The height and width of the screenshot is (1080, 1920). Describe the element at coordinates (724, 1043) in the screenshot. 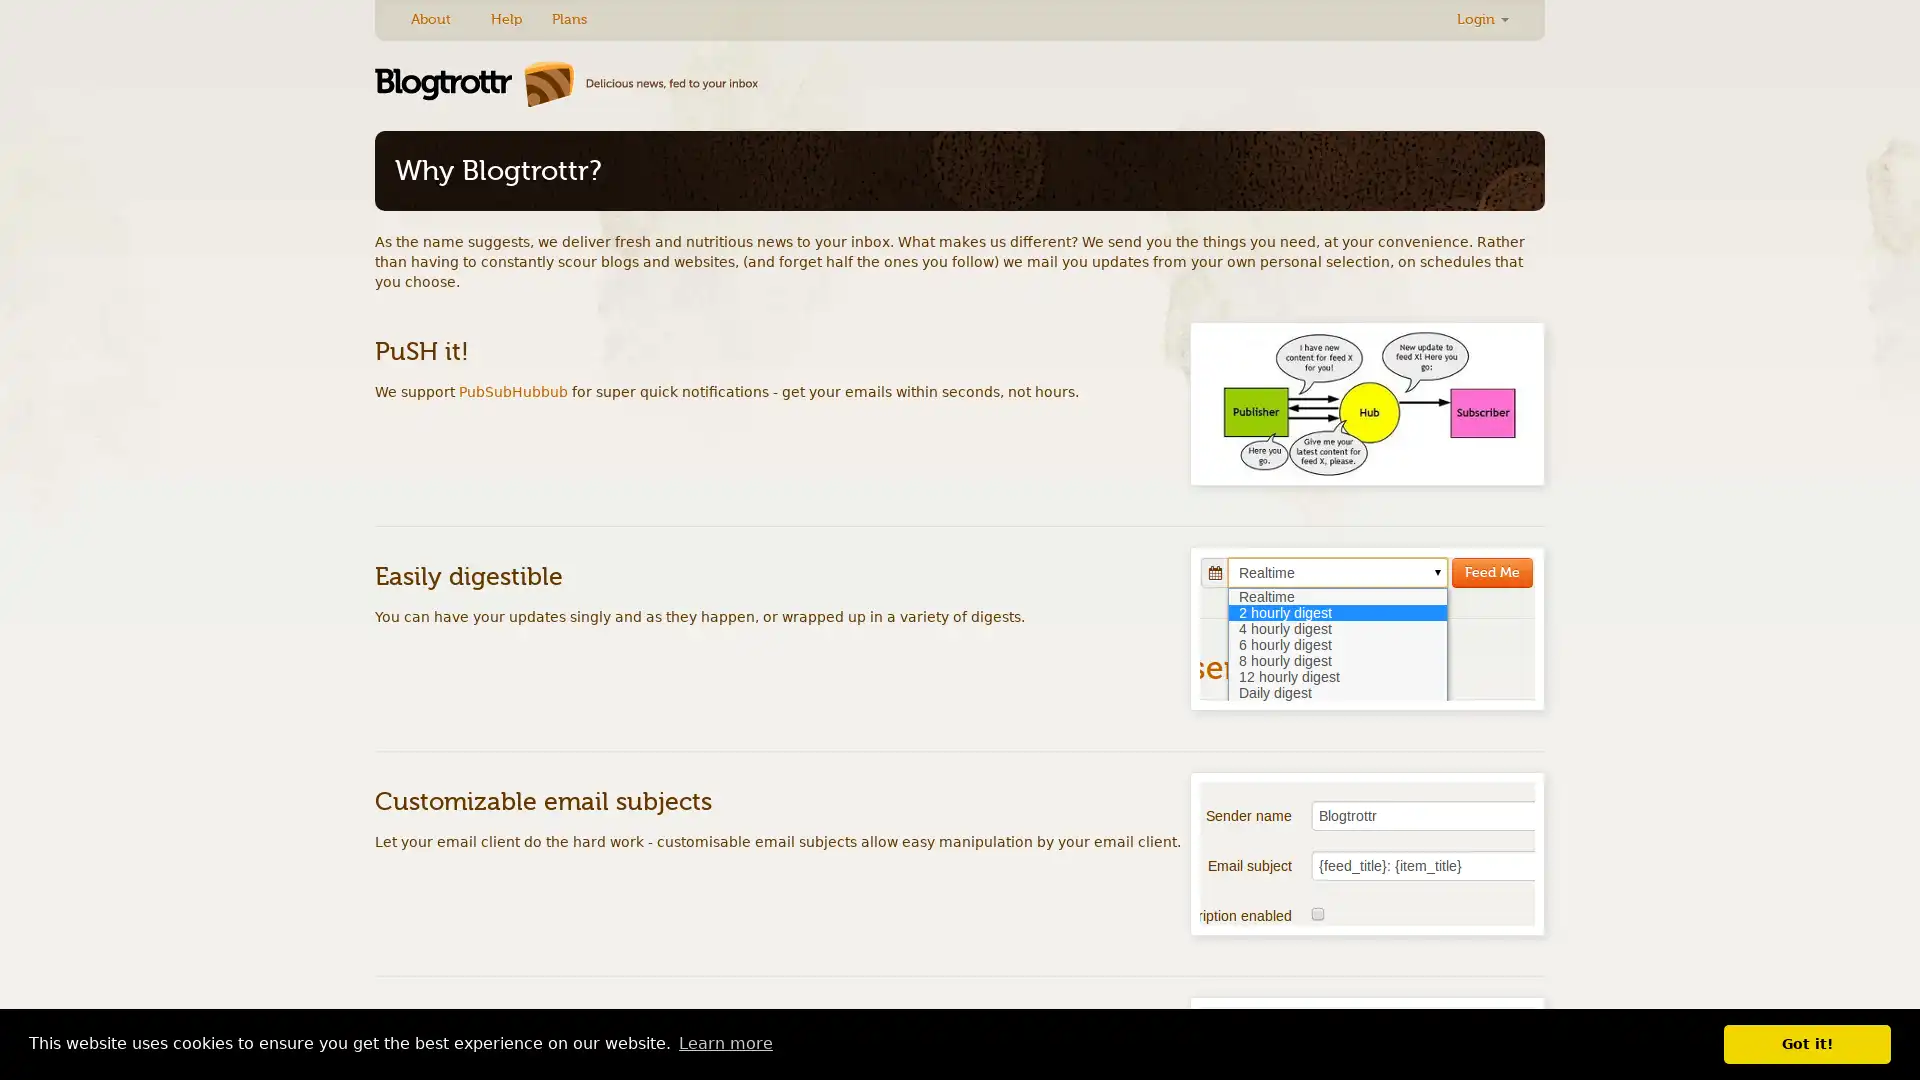

I see `learn more about cookies` at that location.